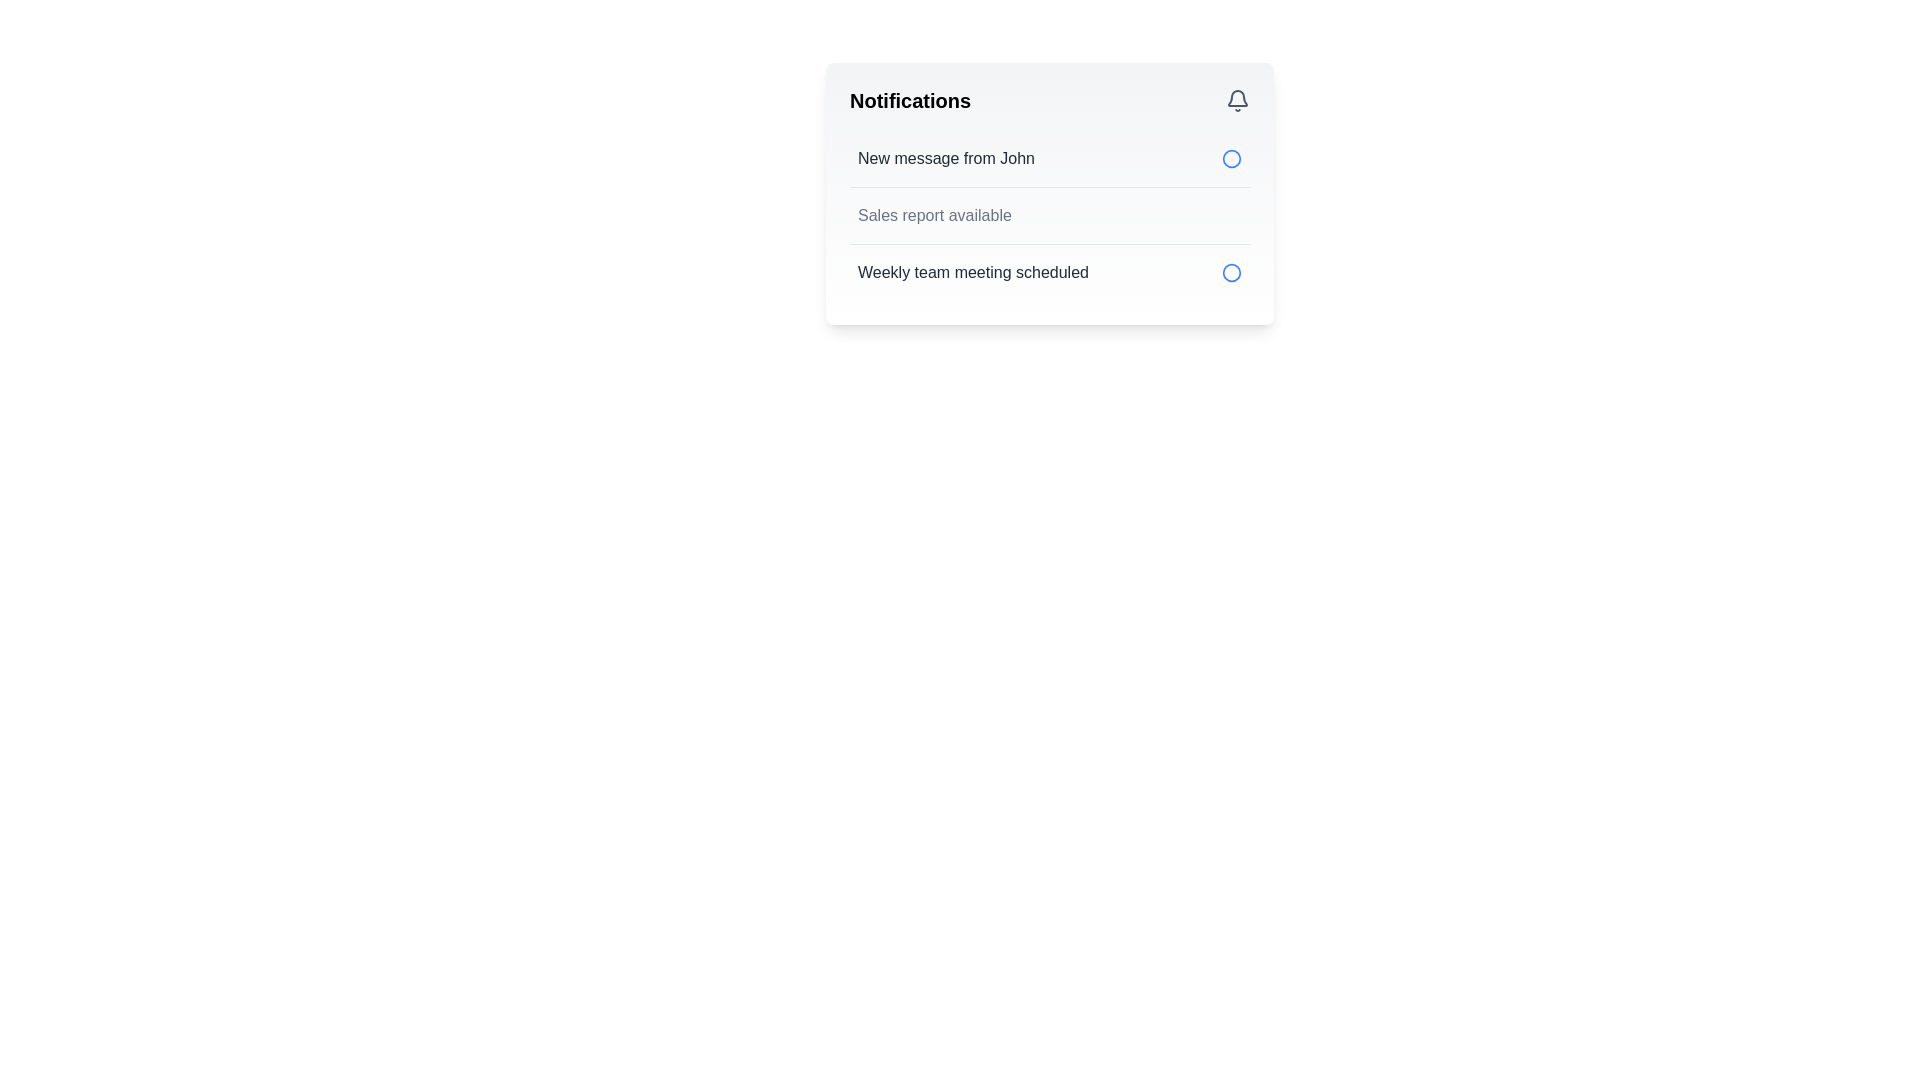  What do you see at coordinates (1049, 216) in the screenshot?
I see `the second notification item in the list that informs about the availability of a sales report` at bounding box center [1049, 216].